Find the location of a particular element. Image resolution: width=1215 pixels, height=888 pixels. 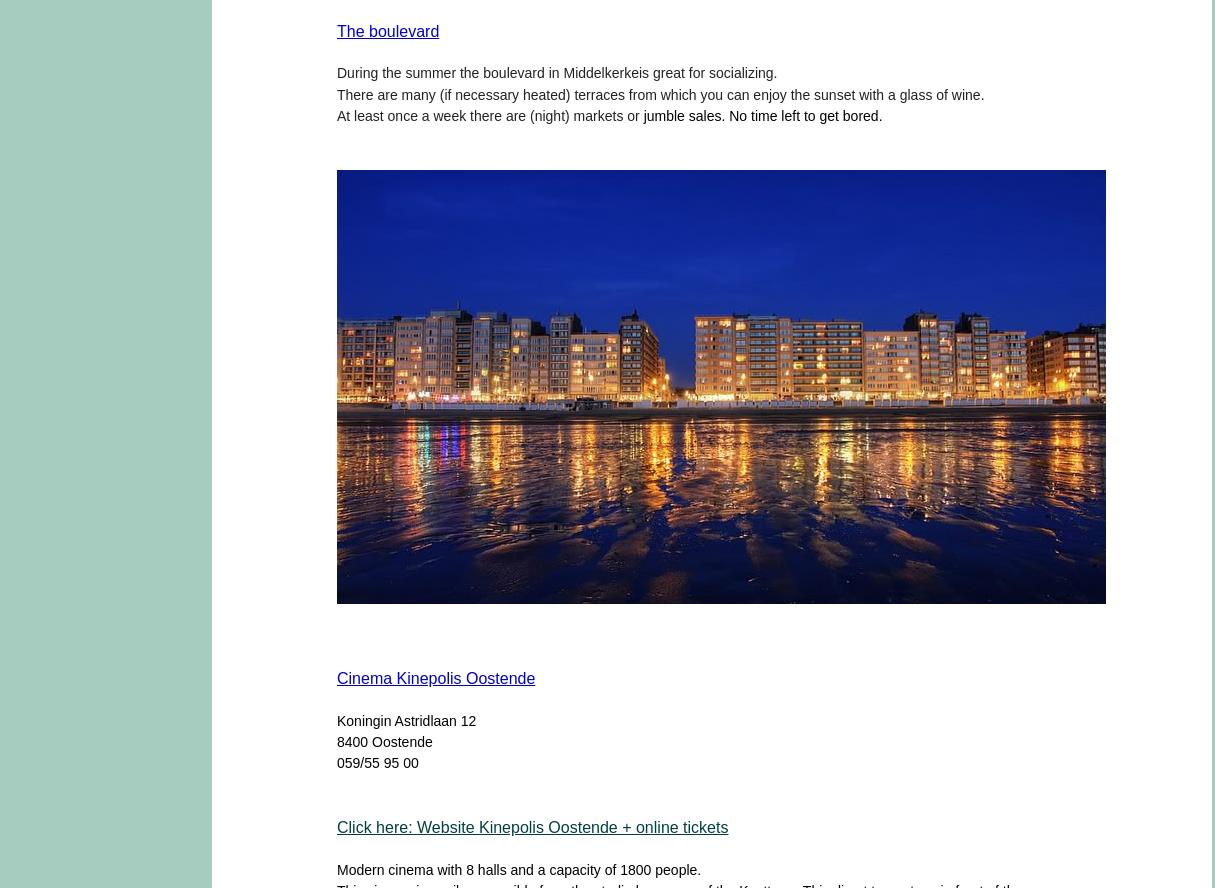

'you' is located at coordinates (710, 93).